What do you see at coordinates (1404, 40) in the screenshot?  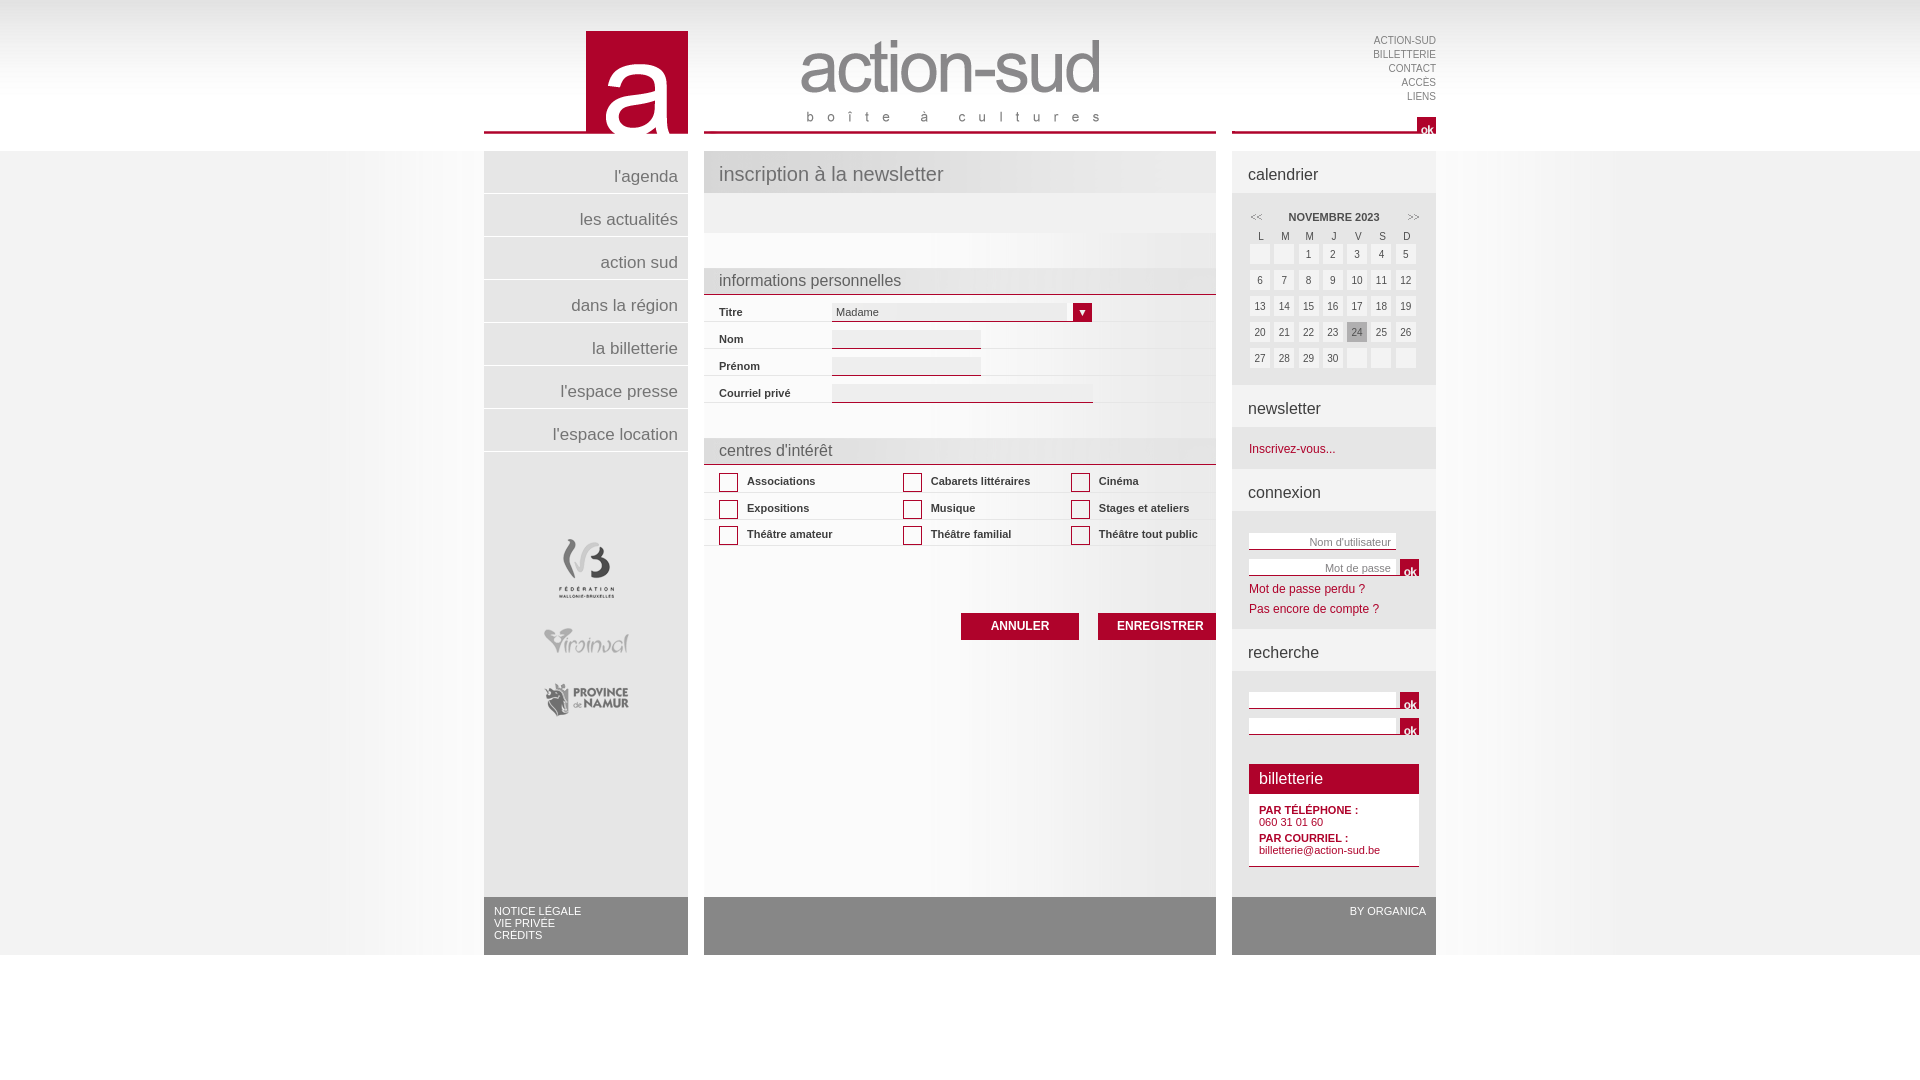 I see `'ACTION-SUD'` at bounding box center [1404, 40].